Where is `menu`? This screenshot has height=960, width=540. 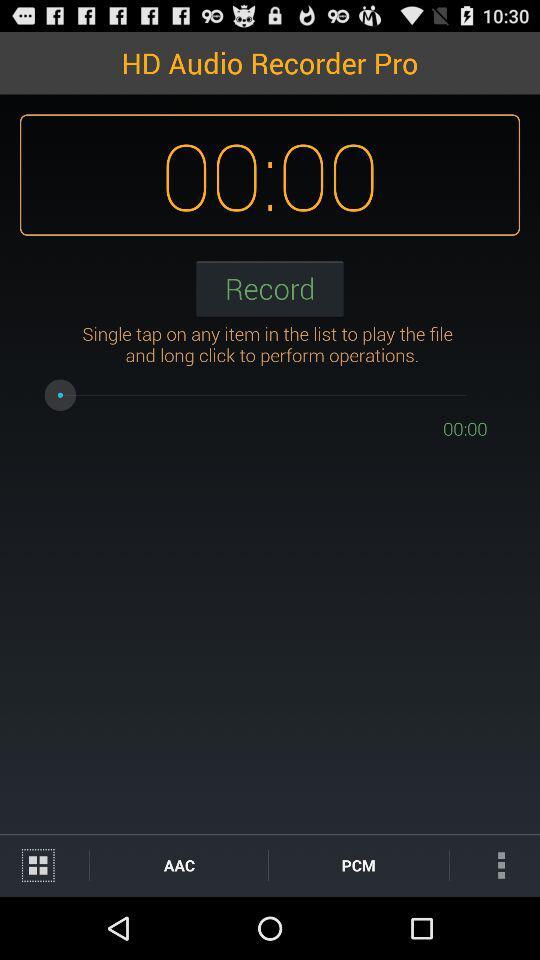 menu is located at coordinates (44, 864).